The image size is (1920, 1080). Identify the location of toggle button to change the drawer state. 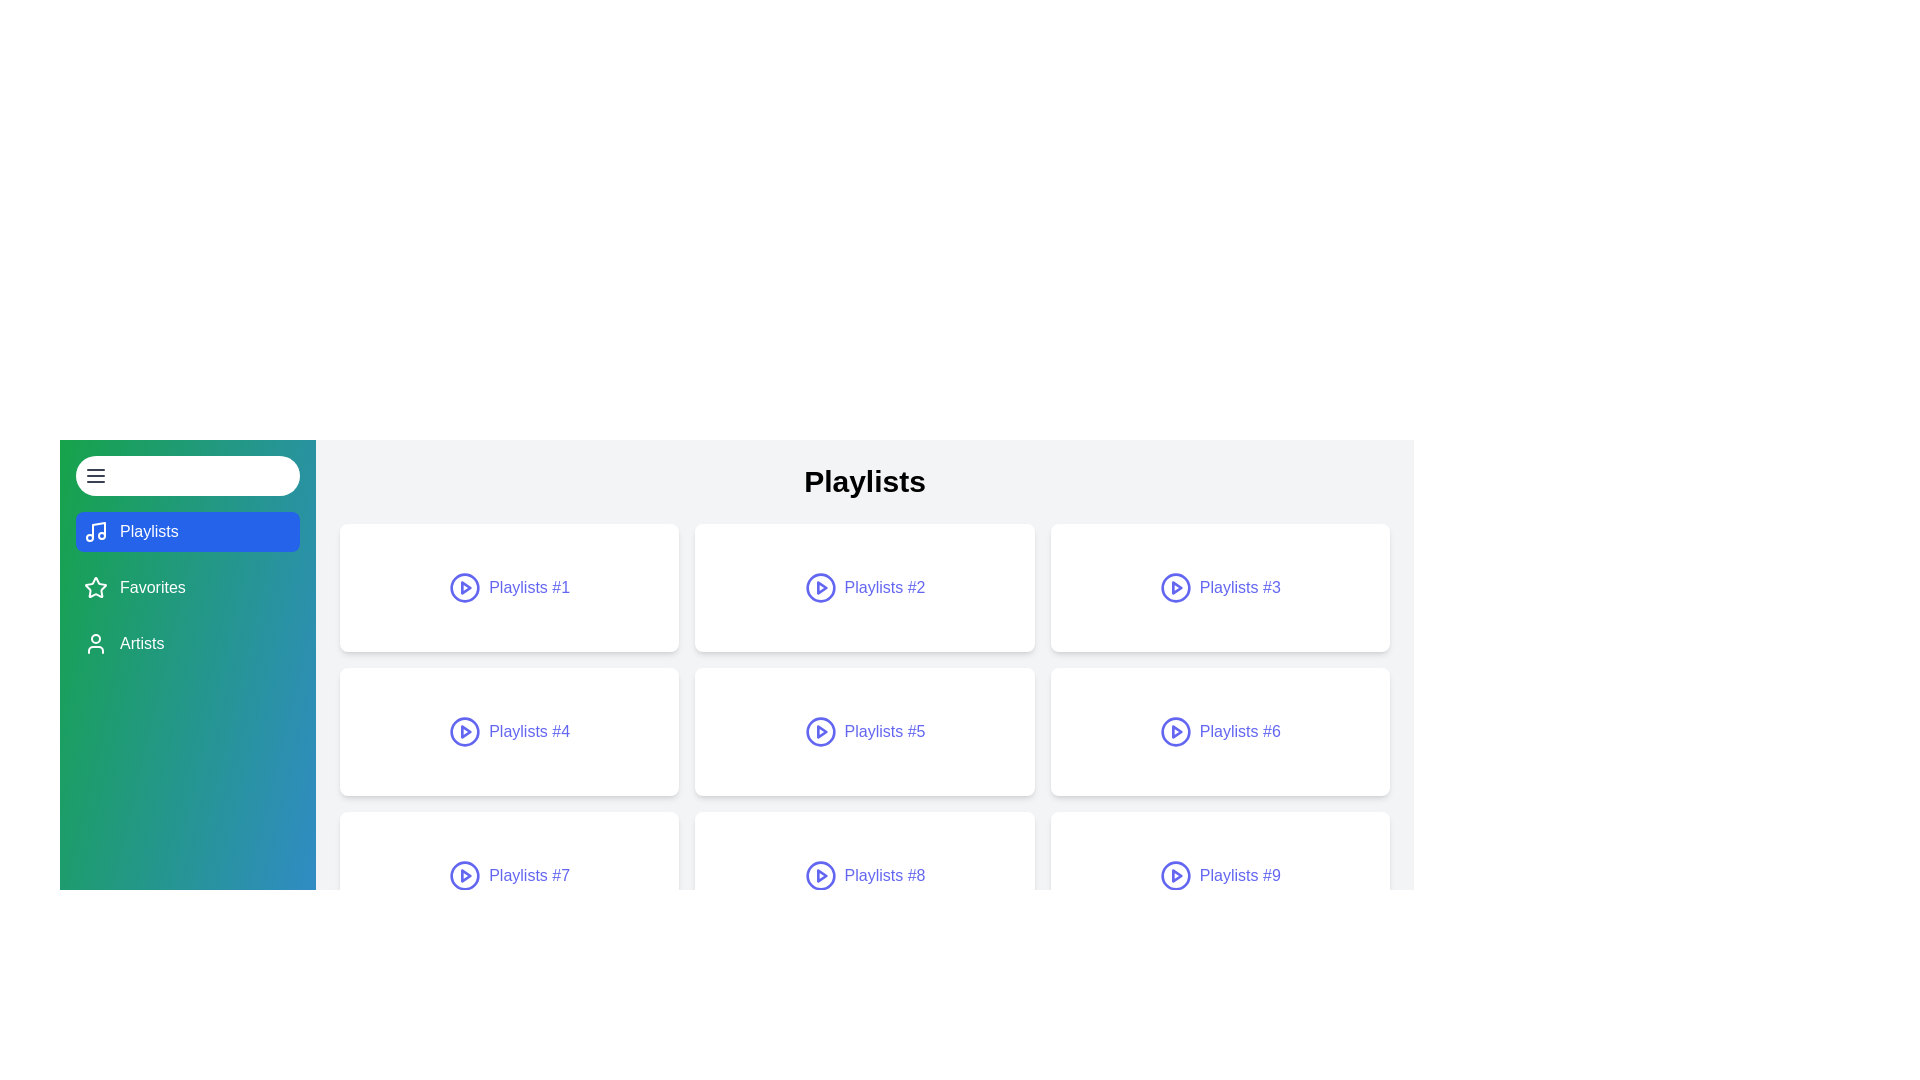
(187, 475).